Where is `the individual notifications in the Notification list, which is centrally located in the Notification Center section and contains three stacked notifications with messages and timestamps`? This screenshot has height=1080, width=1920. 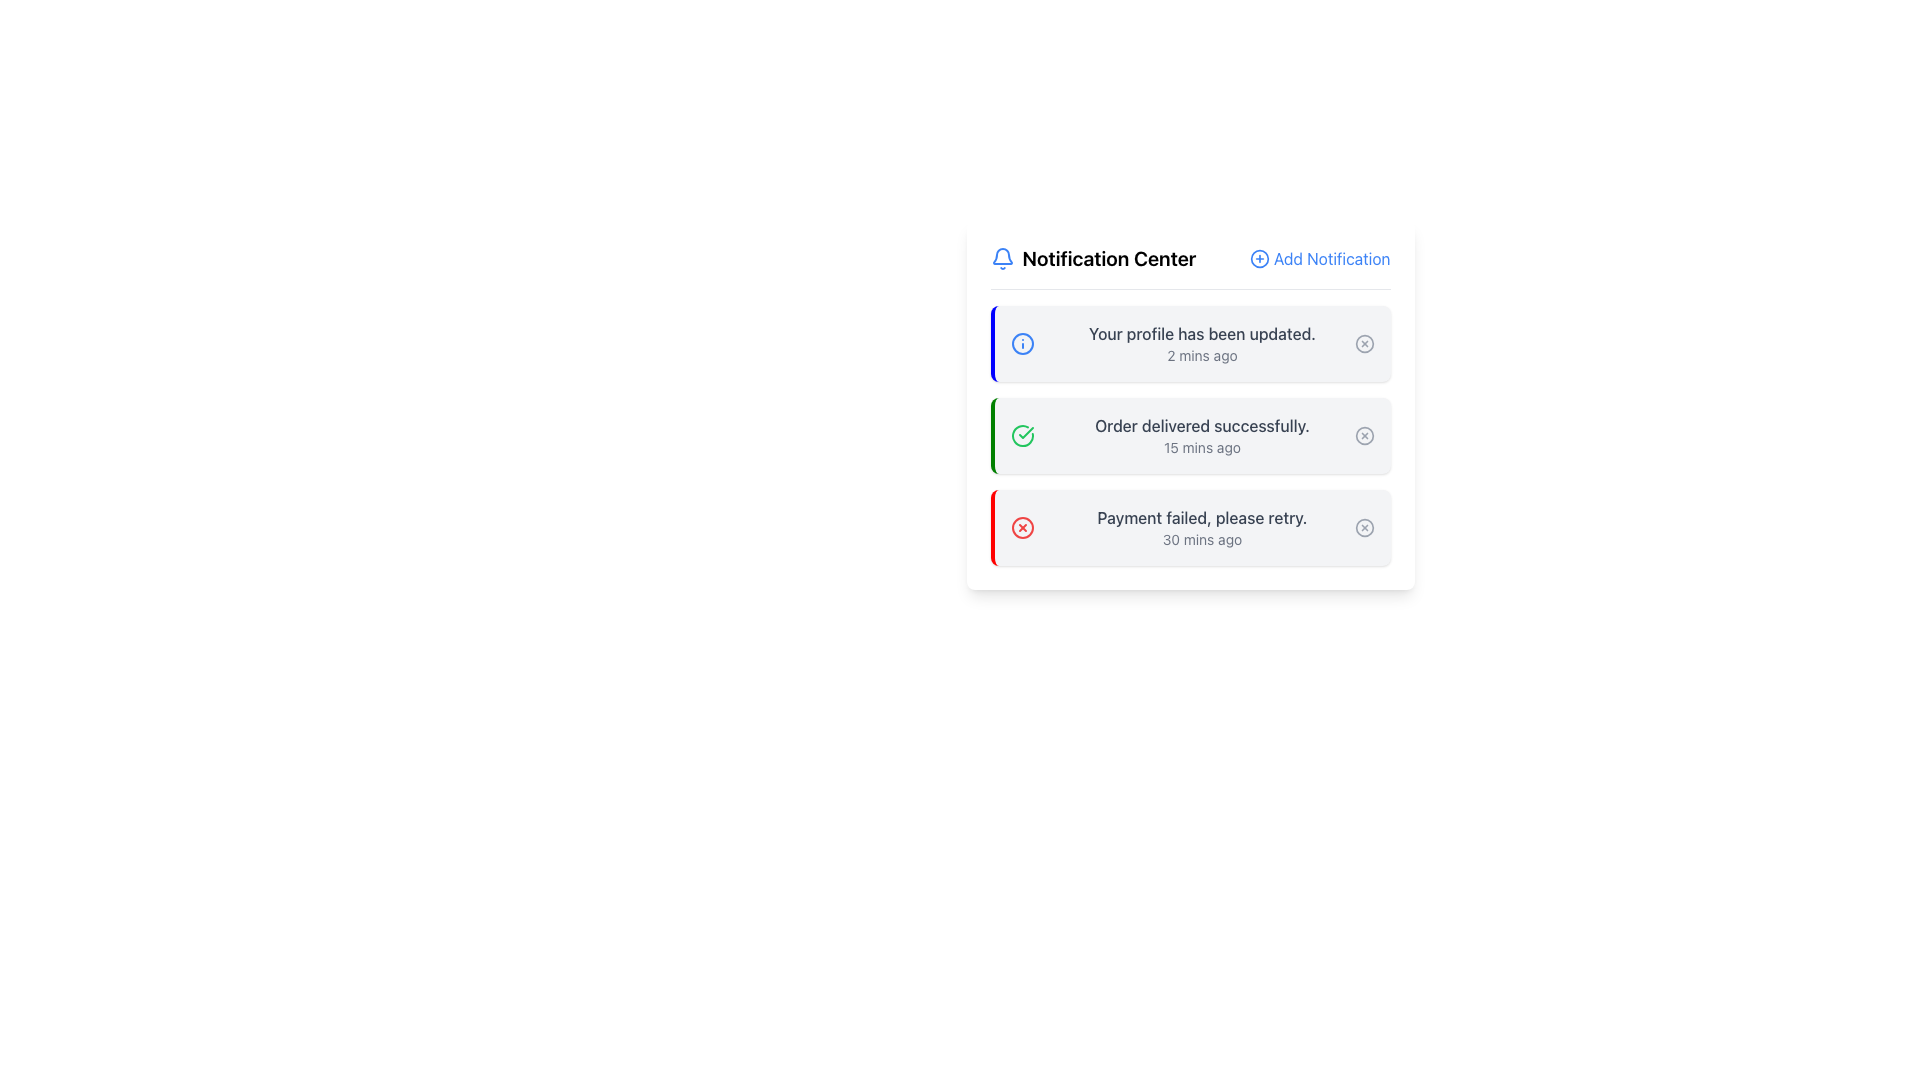 the individual notifications in the Notification list, which is centrally located in the Notification Center section and contains three stacked notifications with messages and timestamps is located at coordinates (1190, 434).